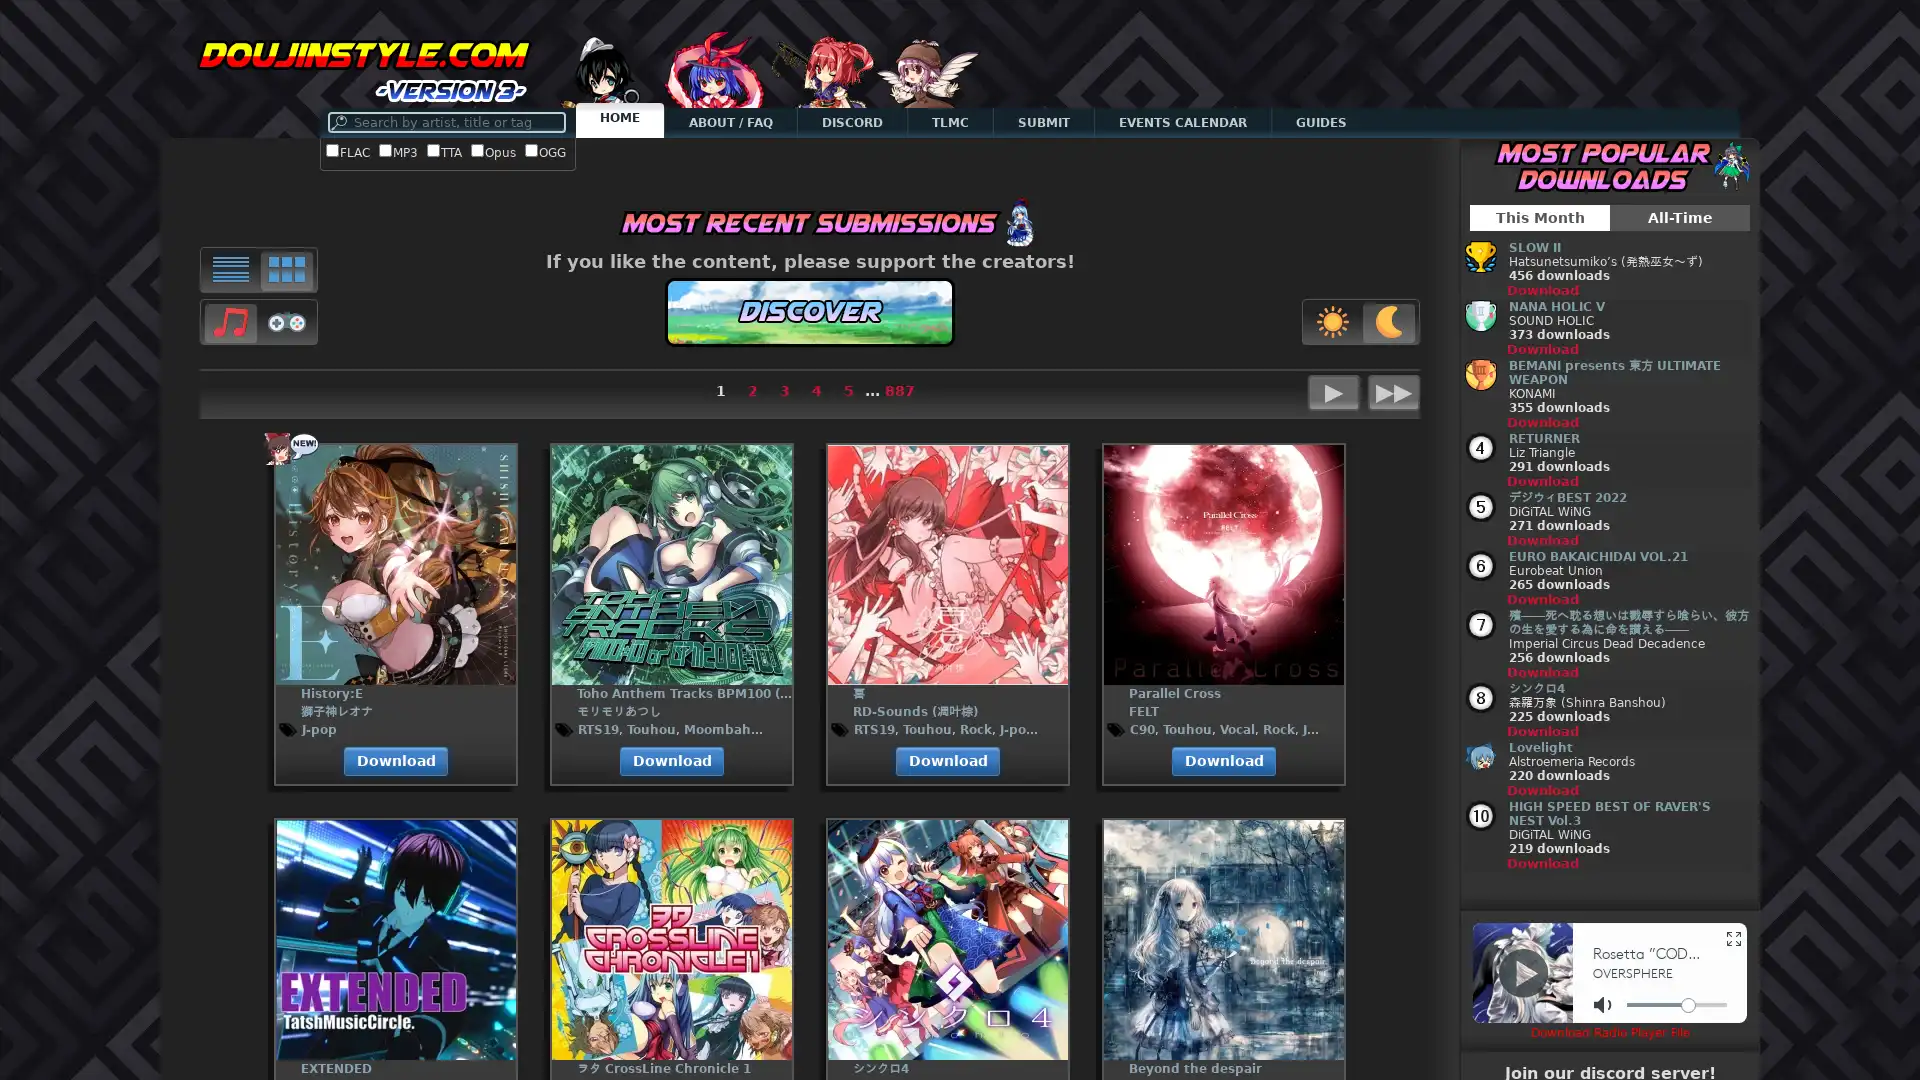  What do you see at coordinates (947, 760) in the screenshot?
I see `Download` at bounding box center [947, 760].